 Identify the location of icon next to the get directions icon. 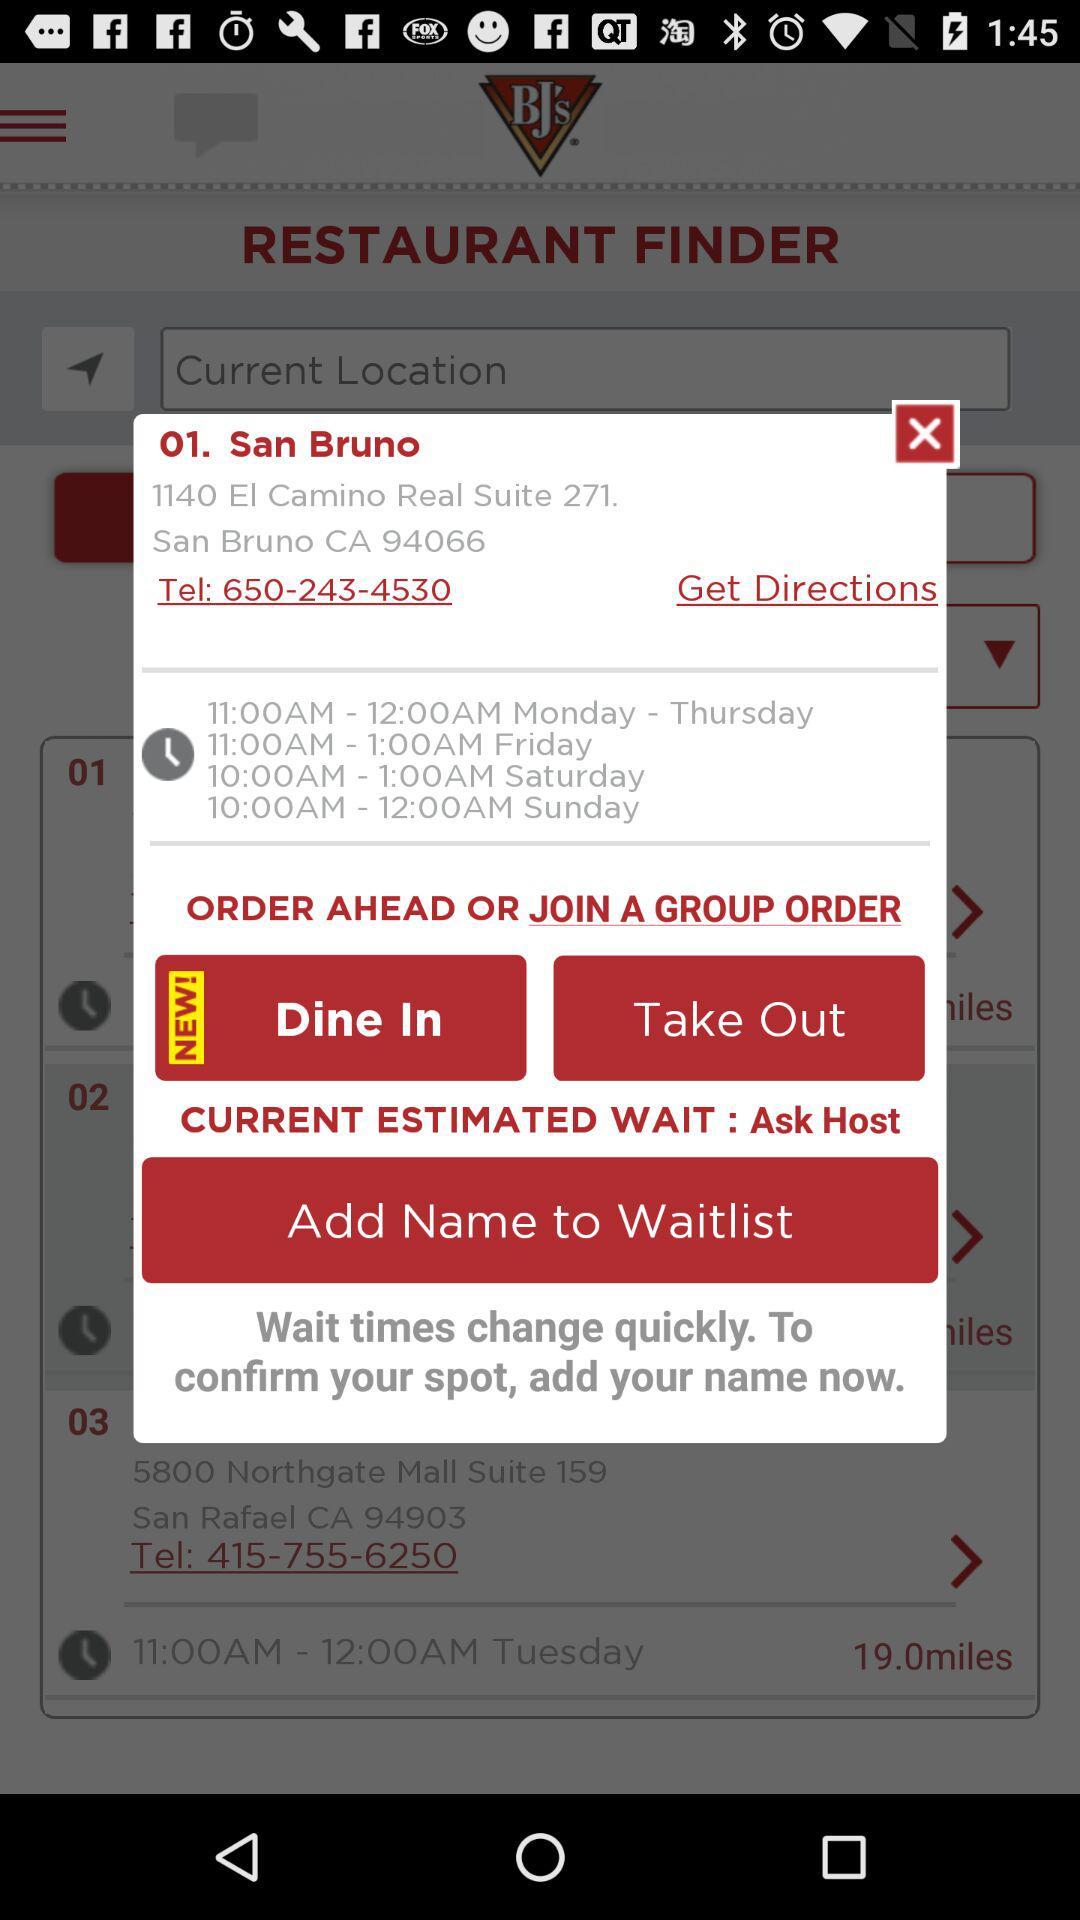
(299, 588).